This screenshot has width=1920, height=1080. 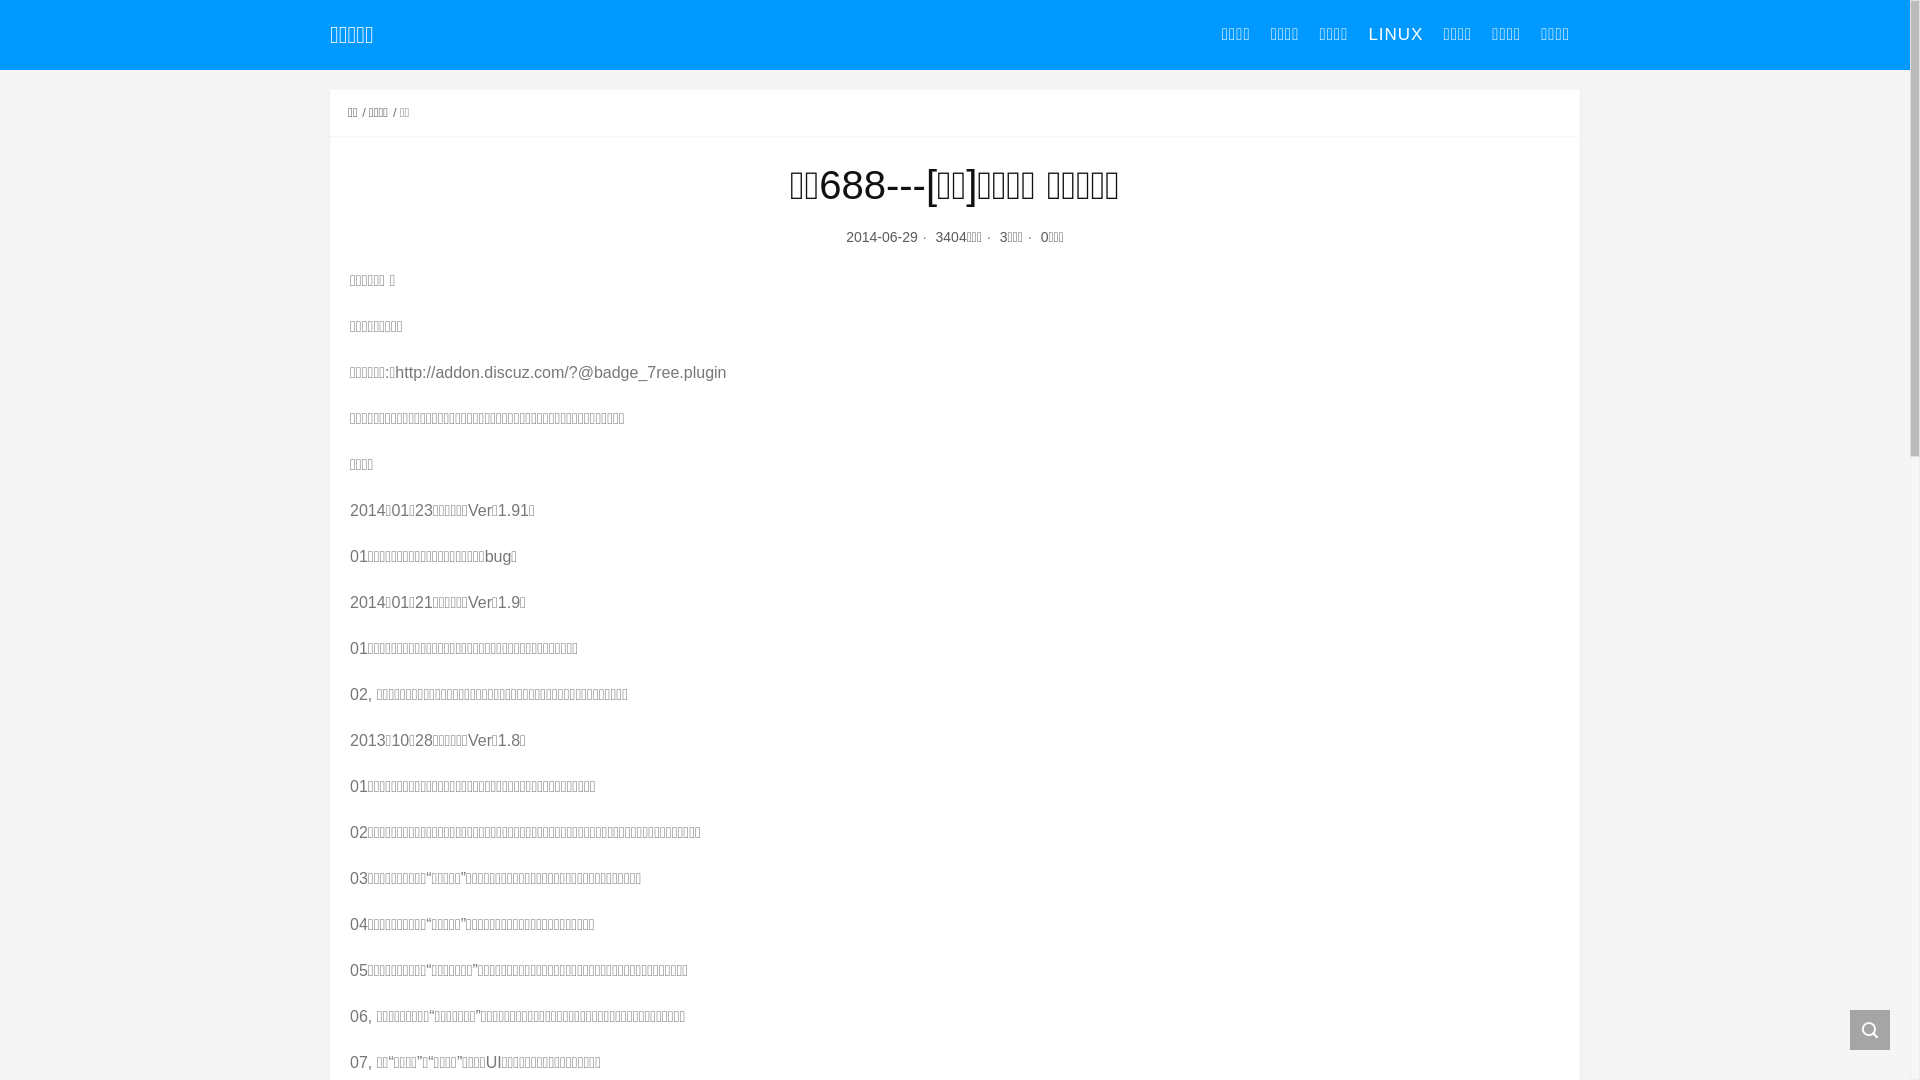 What do you see at coordinates (1358, 34) in the screenshot?
I see `'LINUX'` at bounding box center [1358, 34].